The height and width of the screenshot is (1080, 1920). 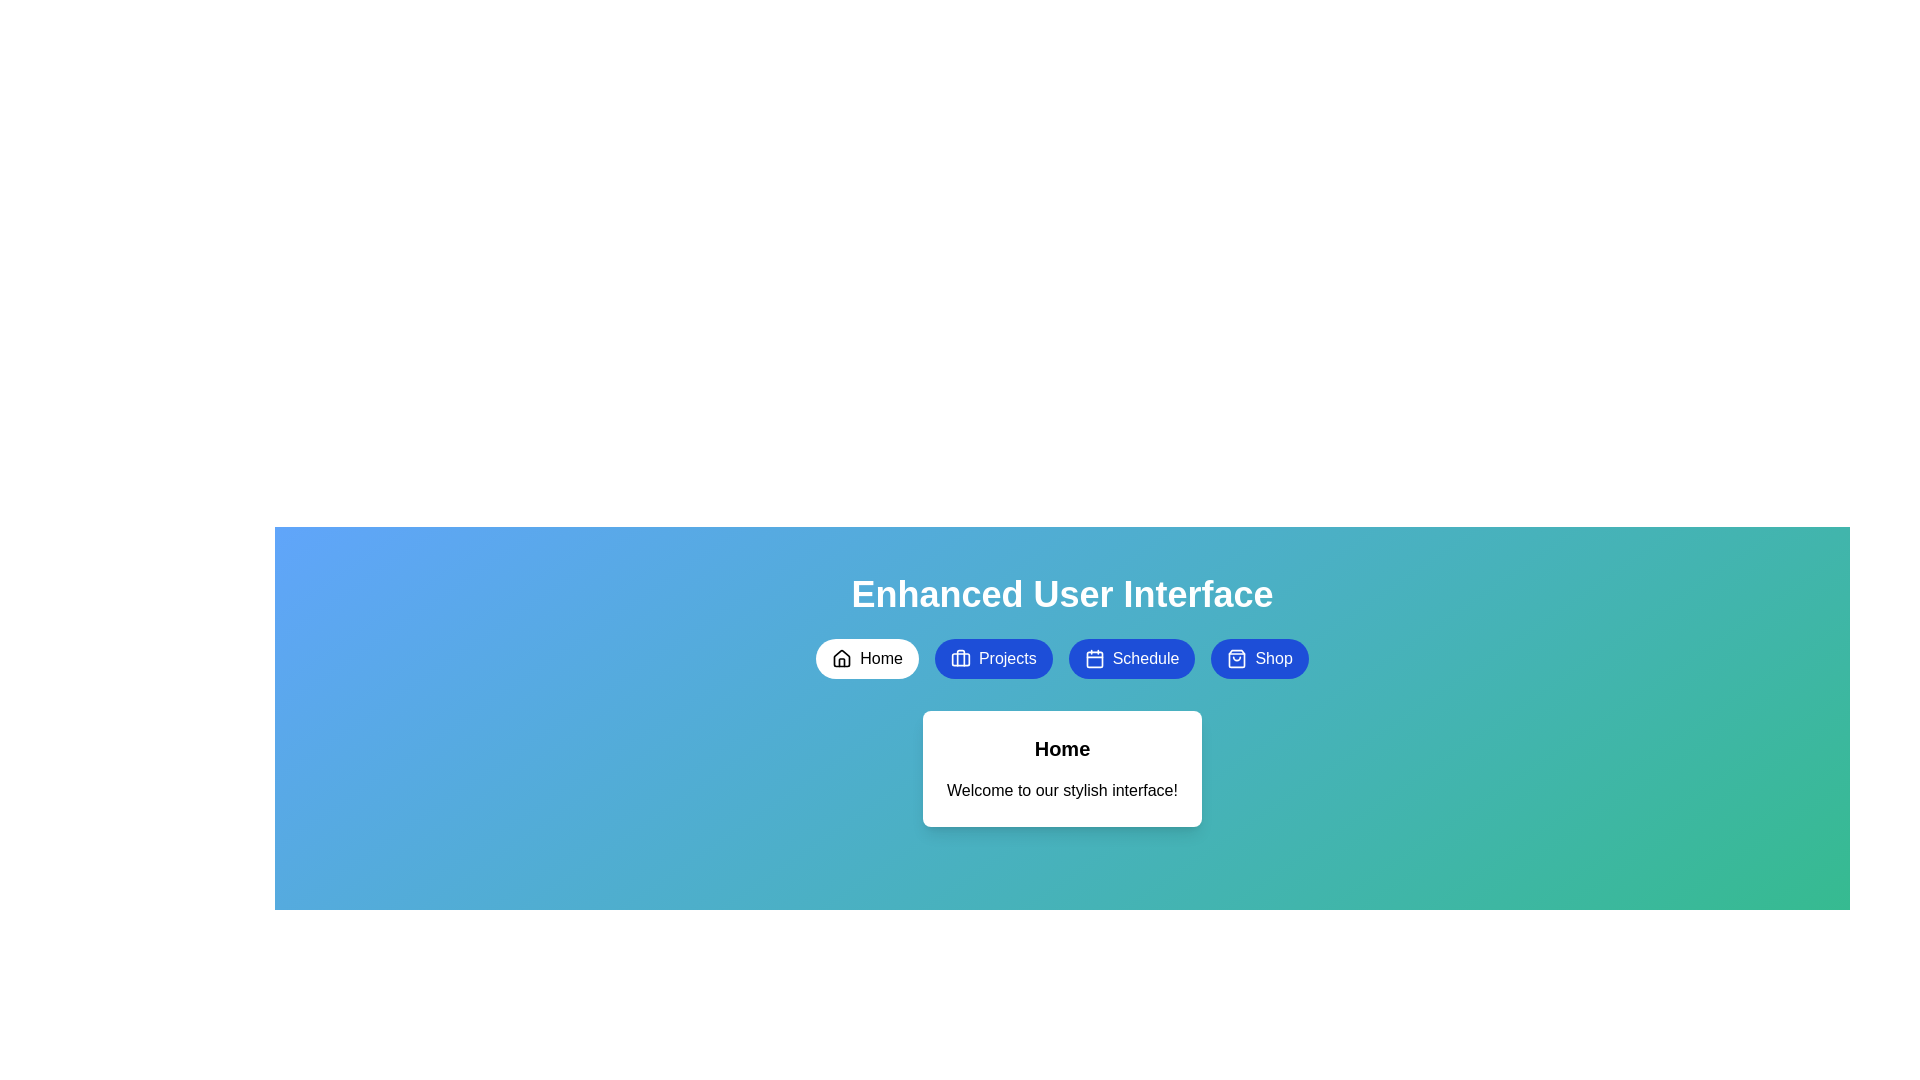 I want to click on the Schedule button to switch to the corresponding tab, so click(x=1132, y=659).